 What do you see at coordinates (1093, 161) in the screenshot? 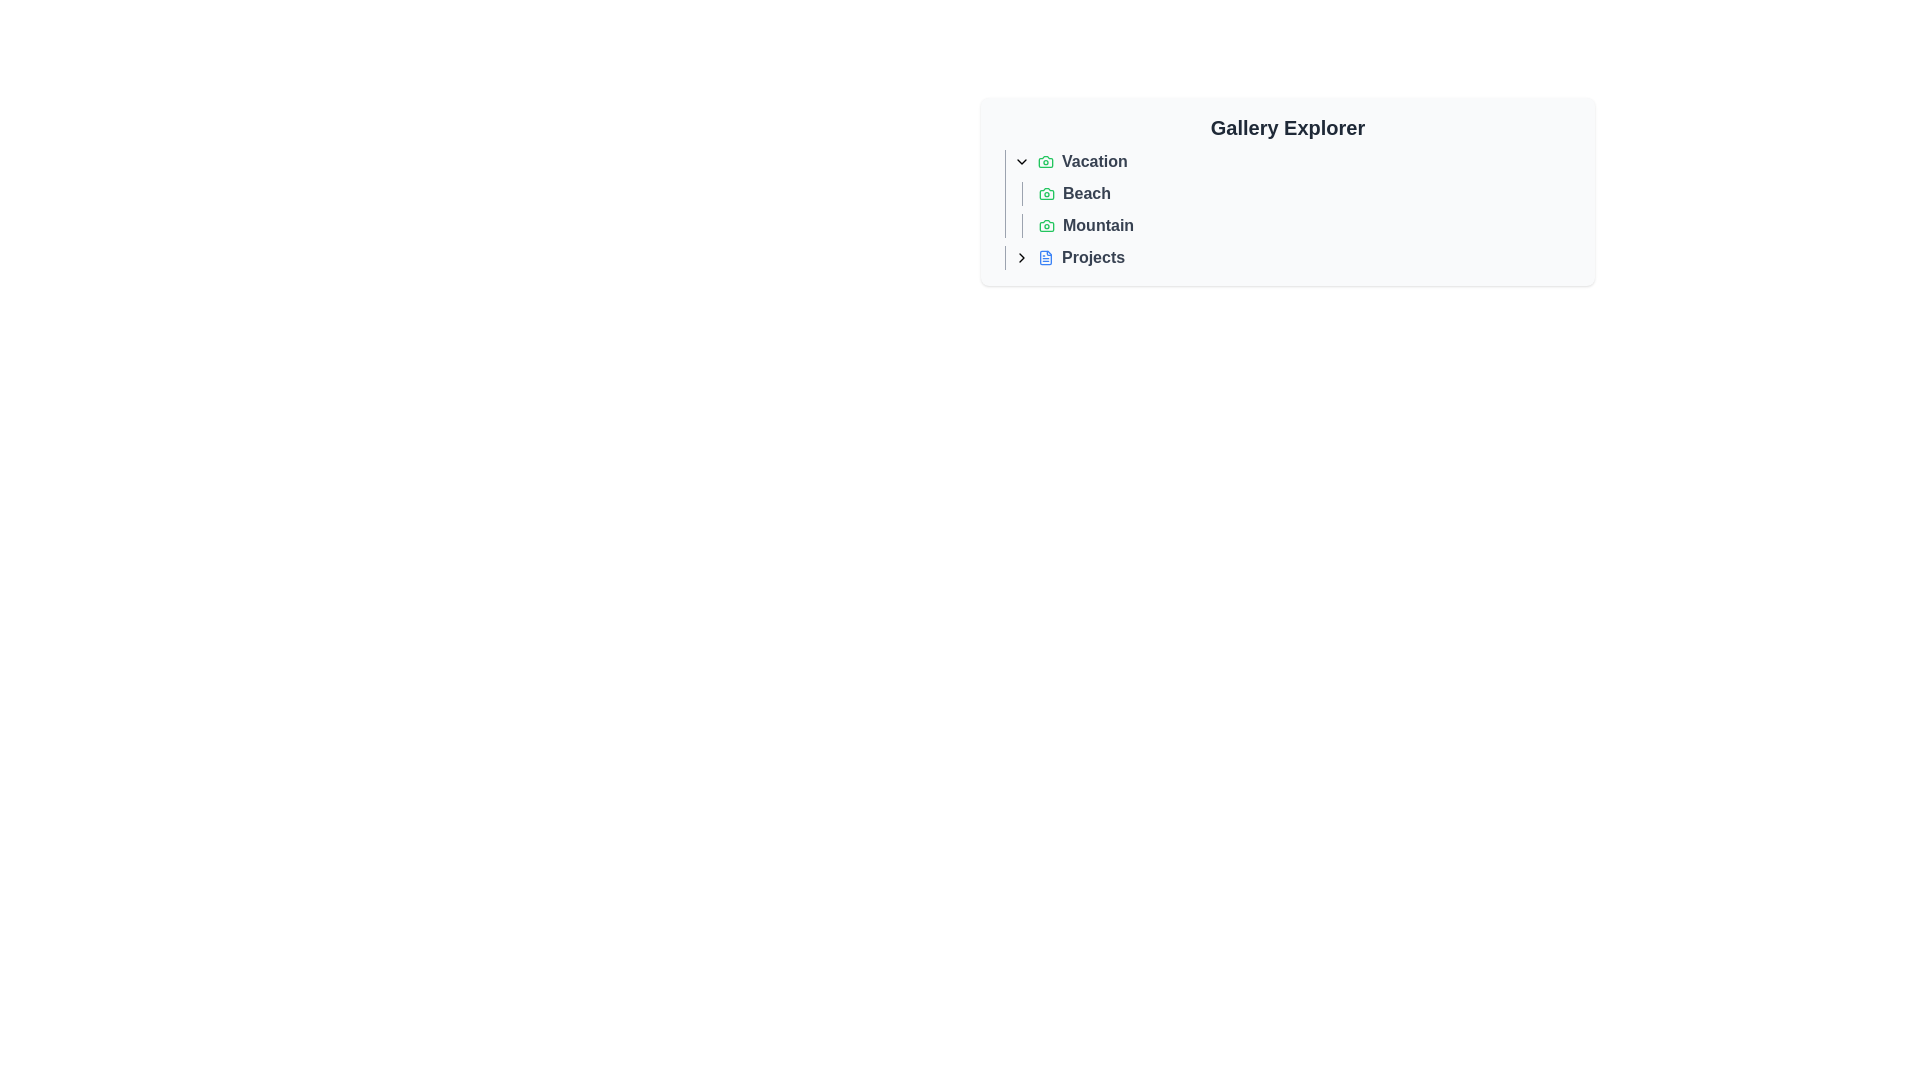
I see `the 'Vacation' label, which is positioned as the label of the first item in a hierarchical list view, following a green camera icon and preceding a collapsible arrow indicator` at bounding box center [1093, 161].